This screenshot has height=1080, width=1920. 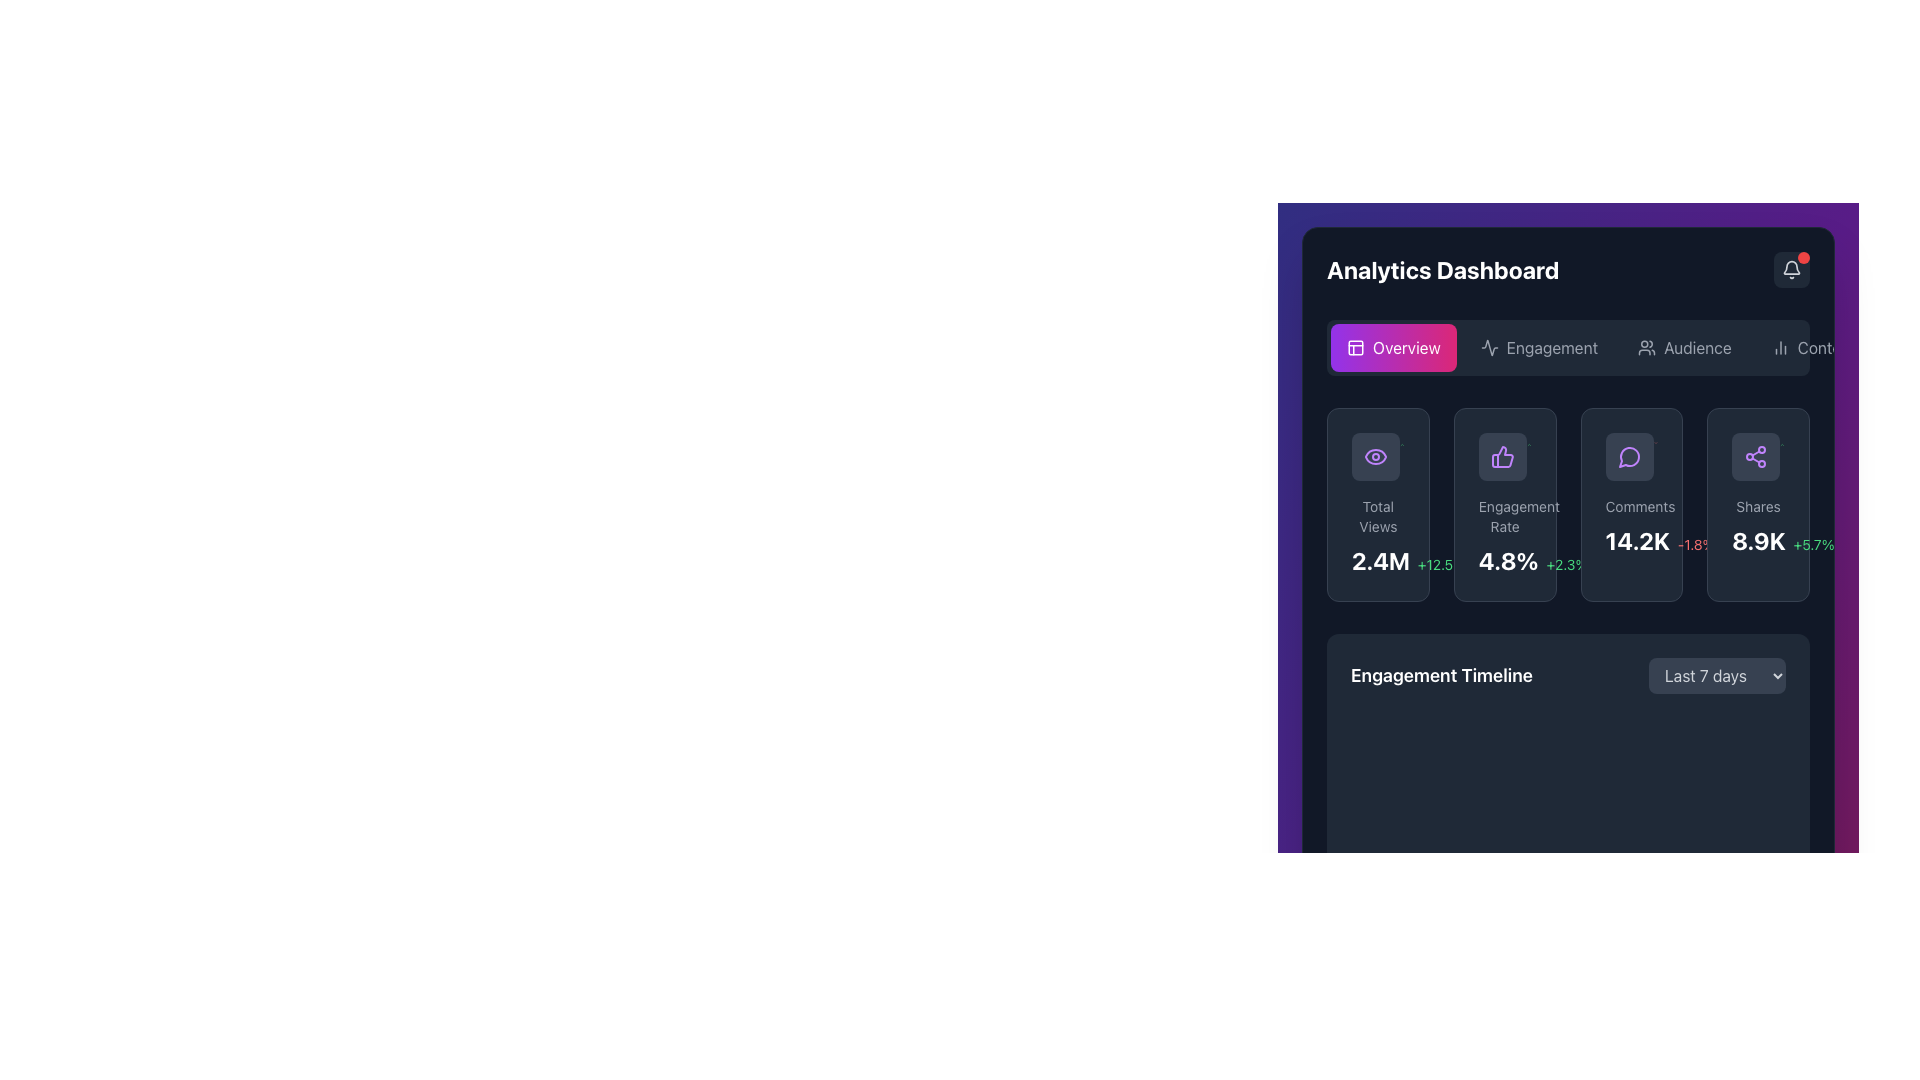 I want to click on the share icon located in the 'Shares' panel on the far right of the dashboard, so click(x=1756, y=456).